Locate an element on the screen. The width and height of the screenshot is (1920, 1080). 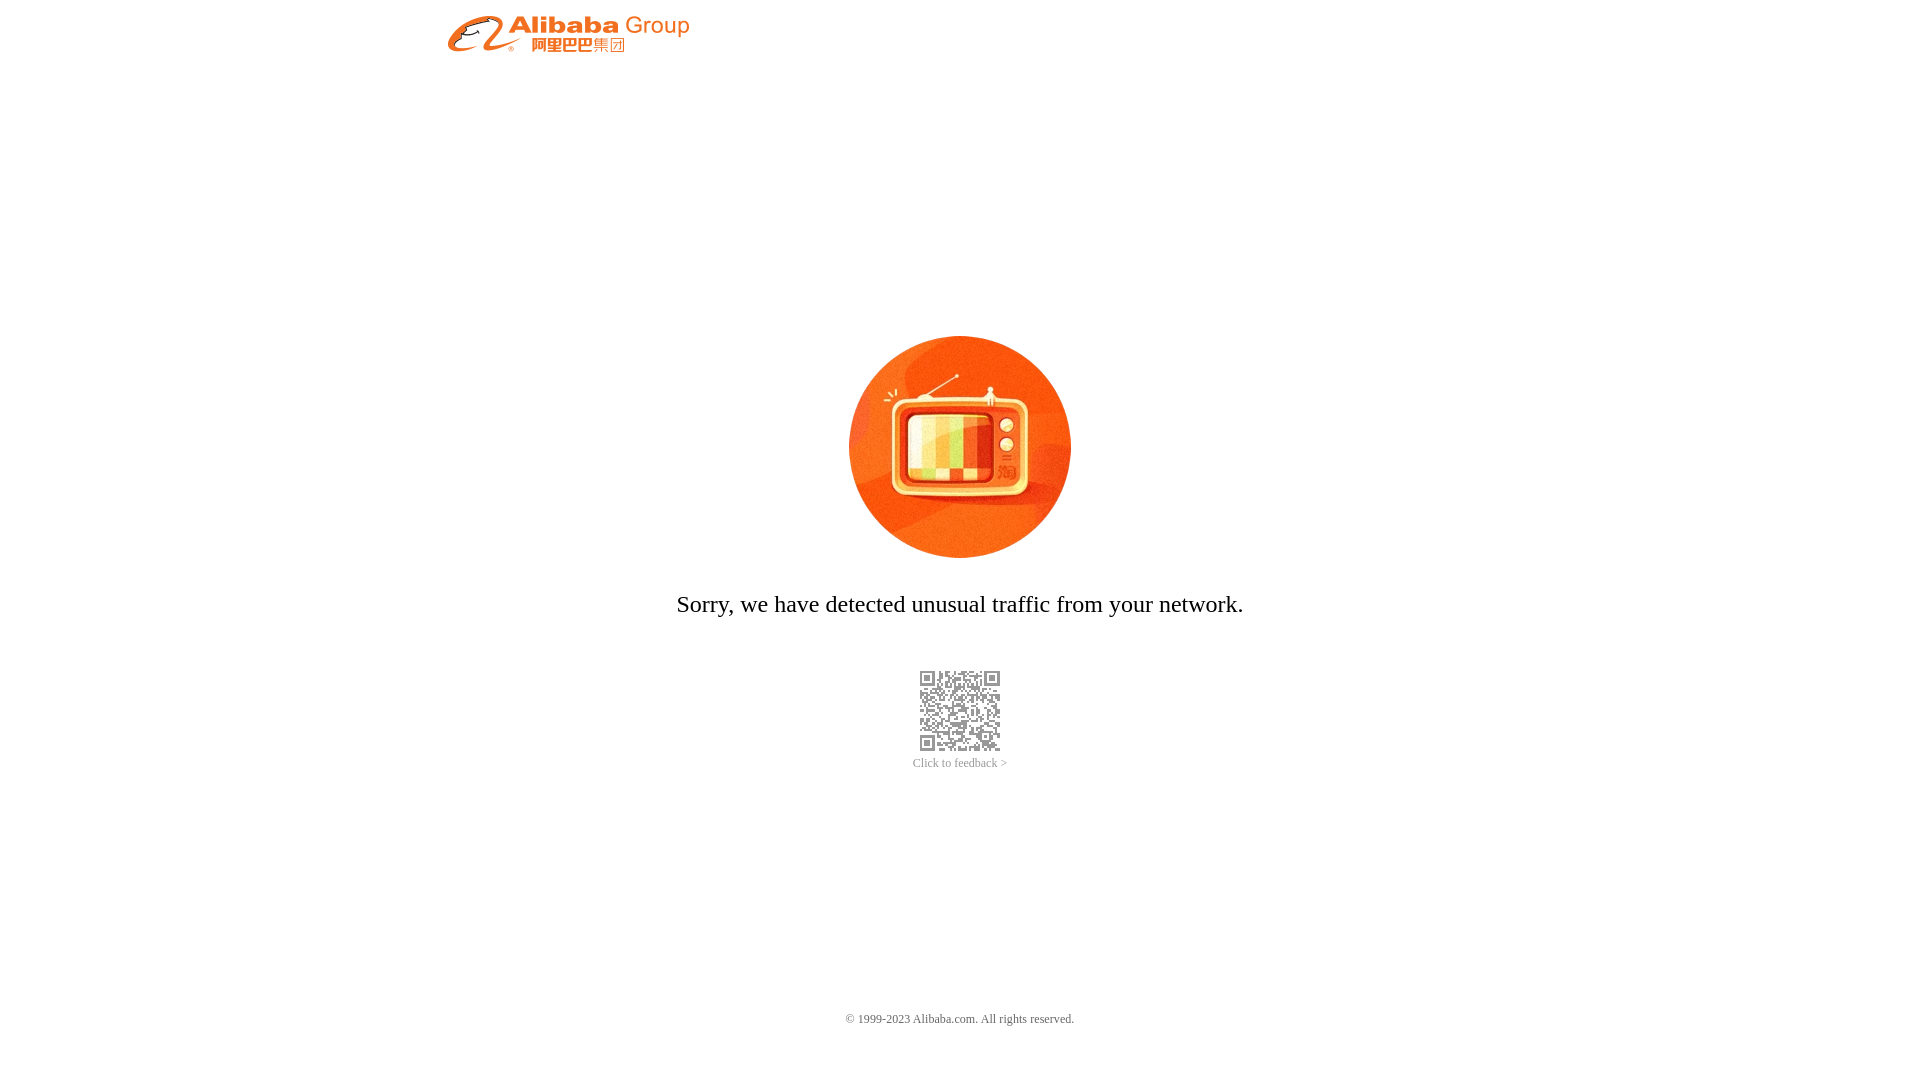
'Click to feedback >' is located at coordinates (960, 763).